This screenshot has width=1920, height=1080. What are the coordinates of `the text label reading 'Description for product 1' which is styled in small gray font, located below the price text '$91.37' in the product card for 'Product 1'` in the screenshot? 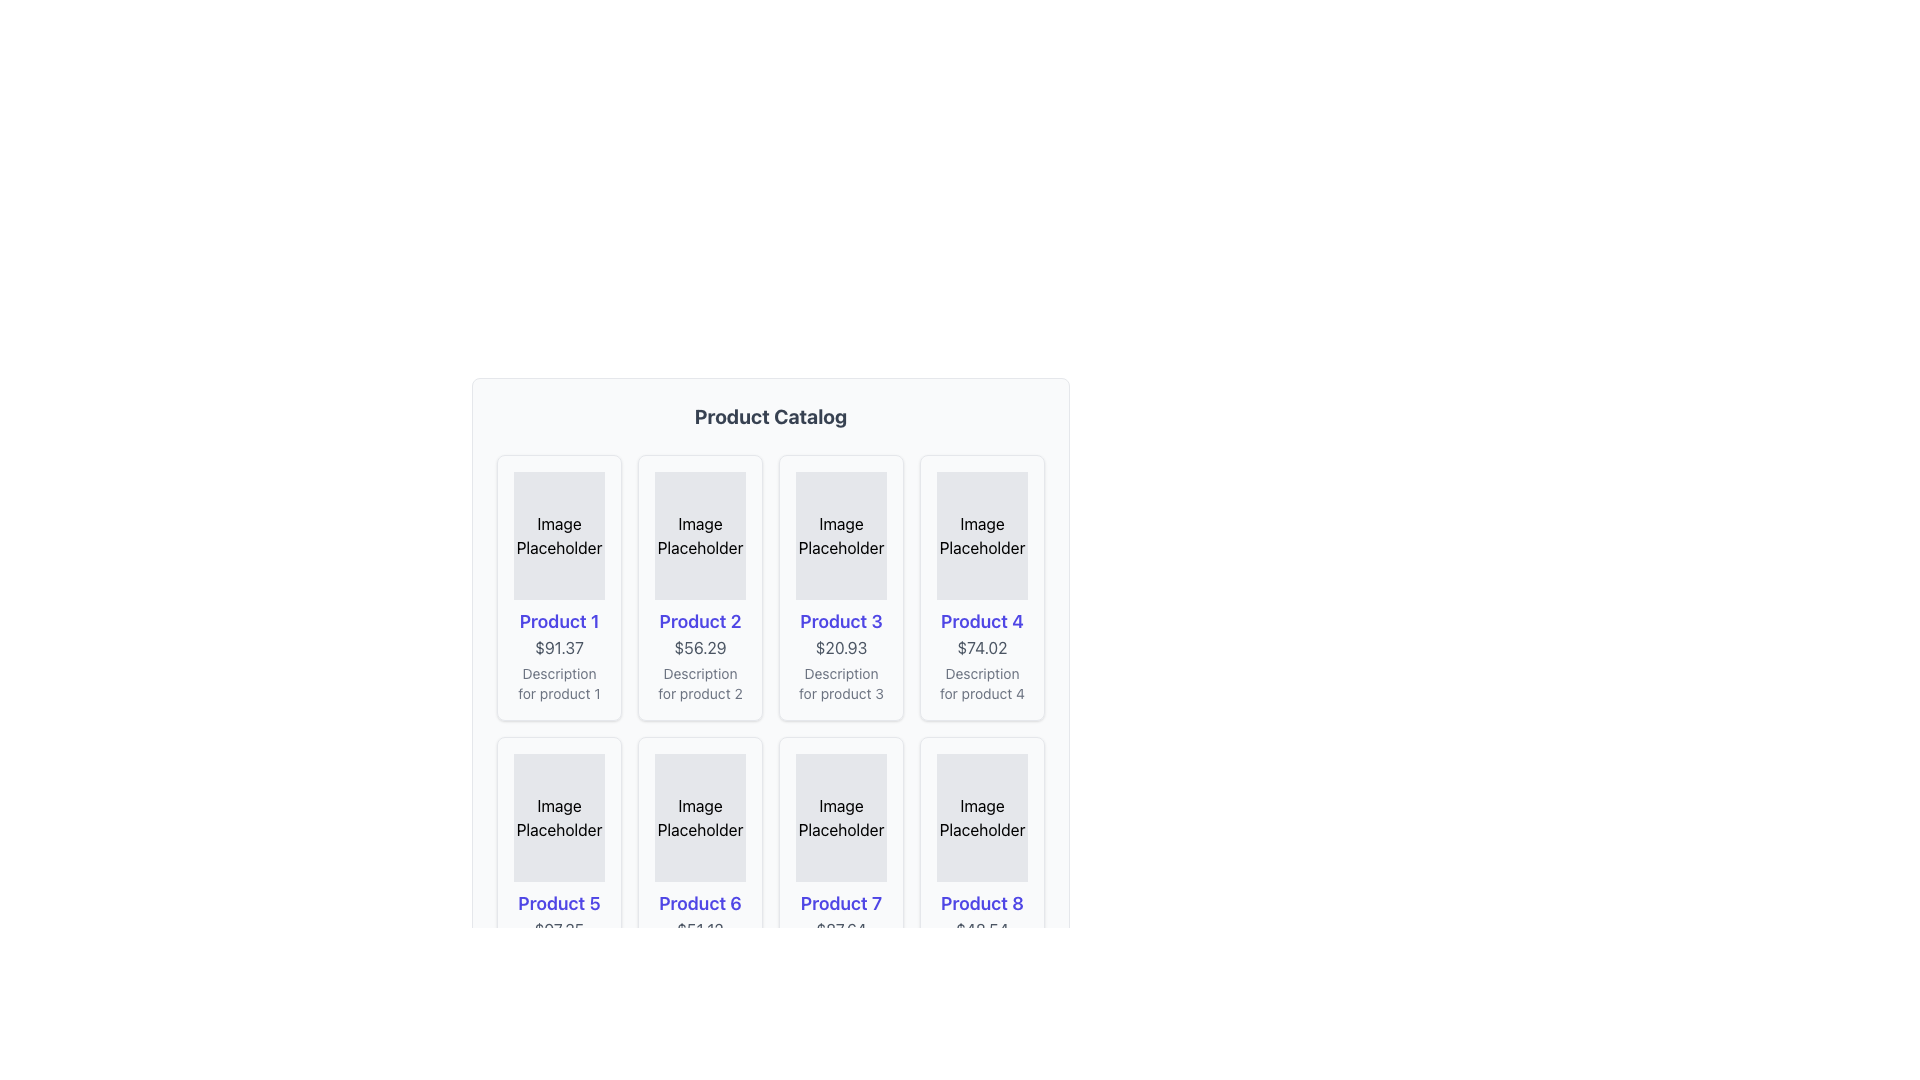 It's located at (559, 682).